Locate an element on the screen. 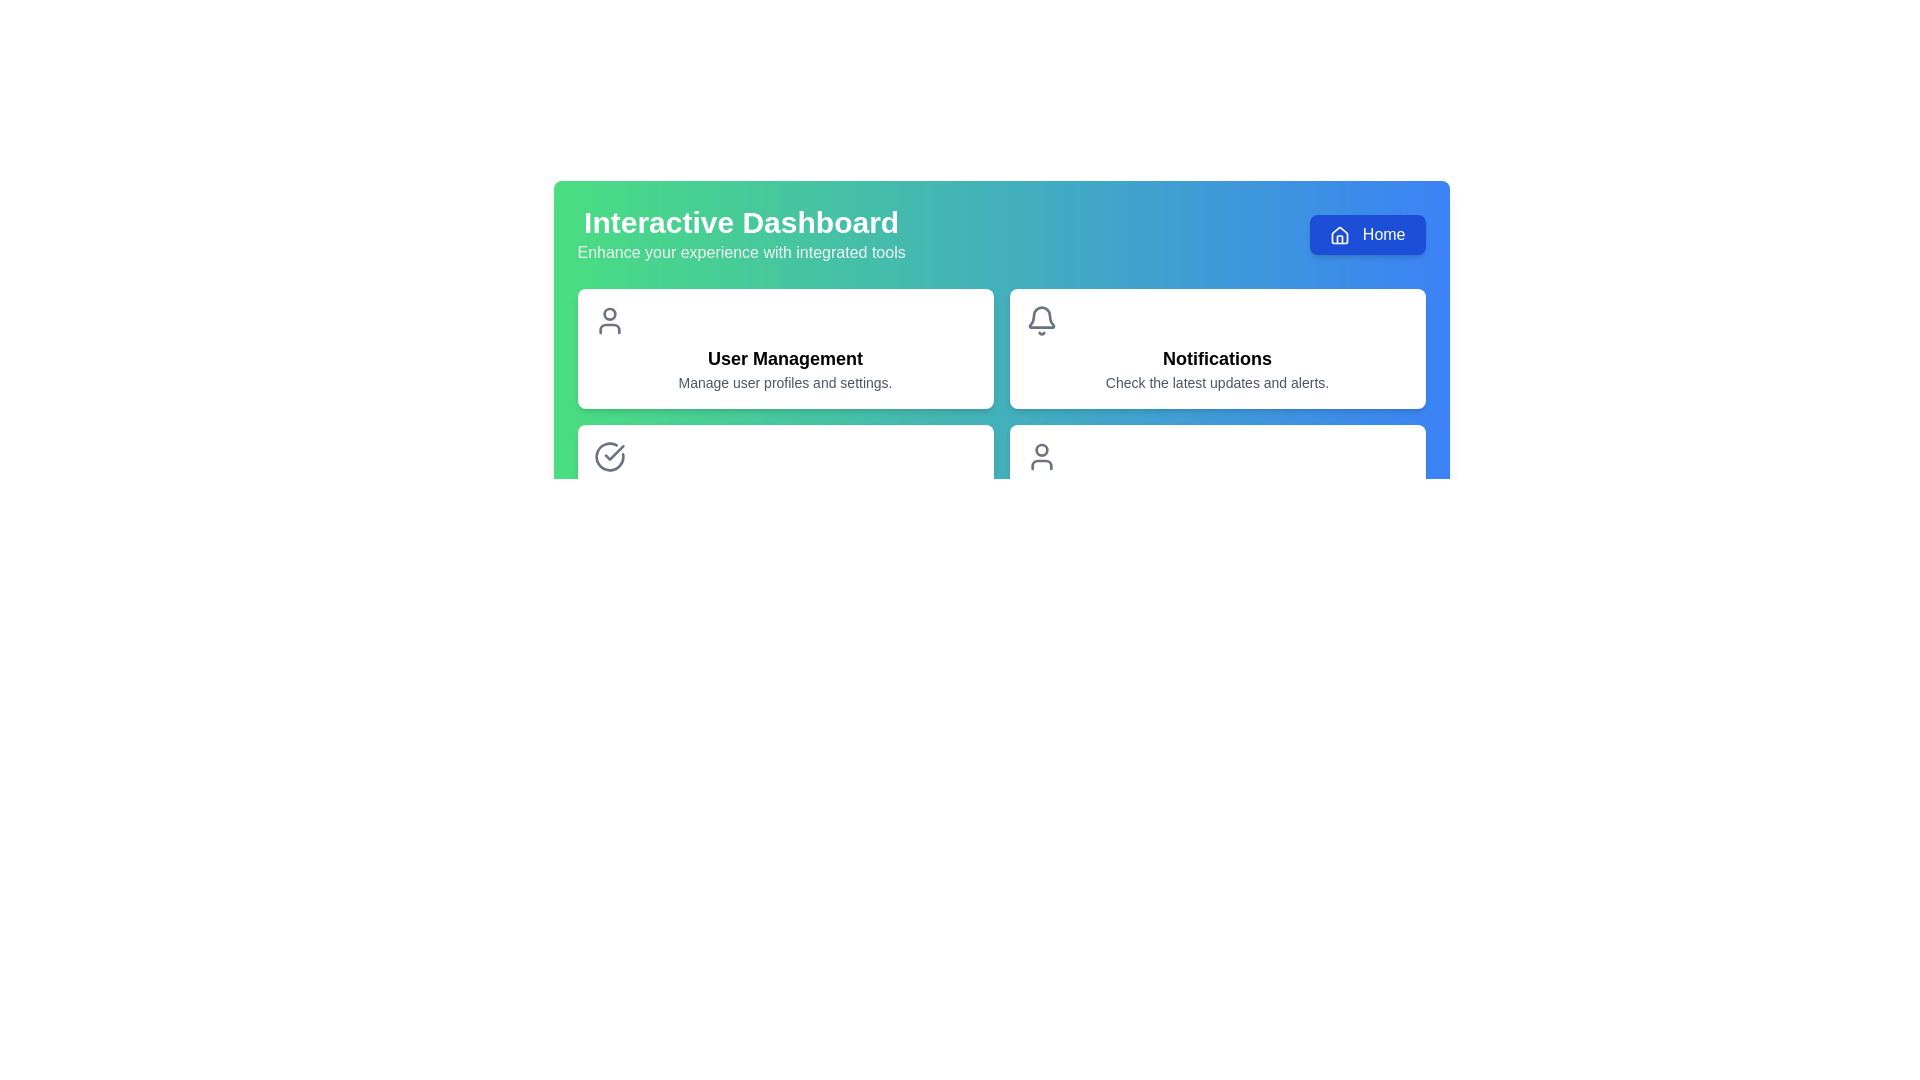 This screenshot has height=1080, width=1920. title text element located at the top-left corner of the dashboard interface, just below the header is located at coordinates (740, 234).